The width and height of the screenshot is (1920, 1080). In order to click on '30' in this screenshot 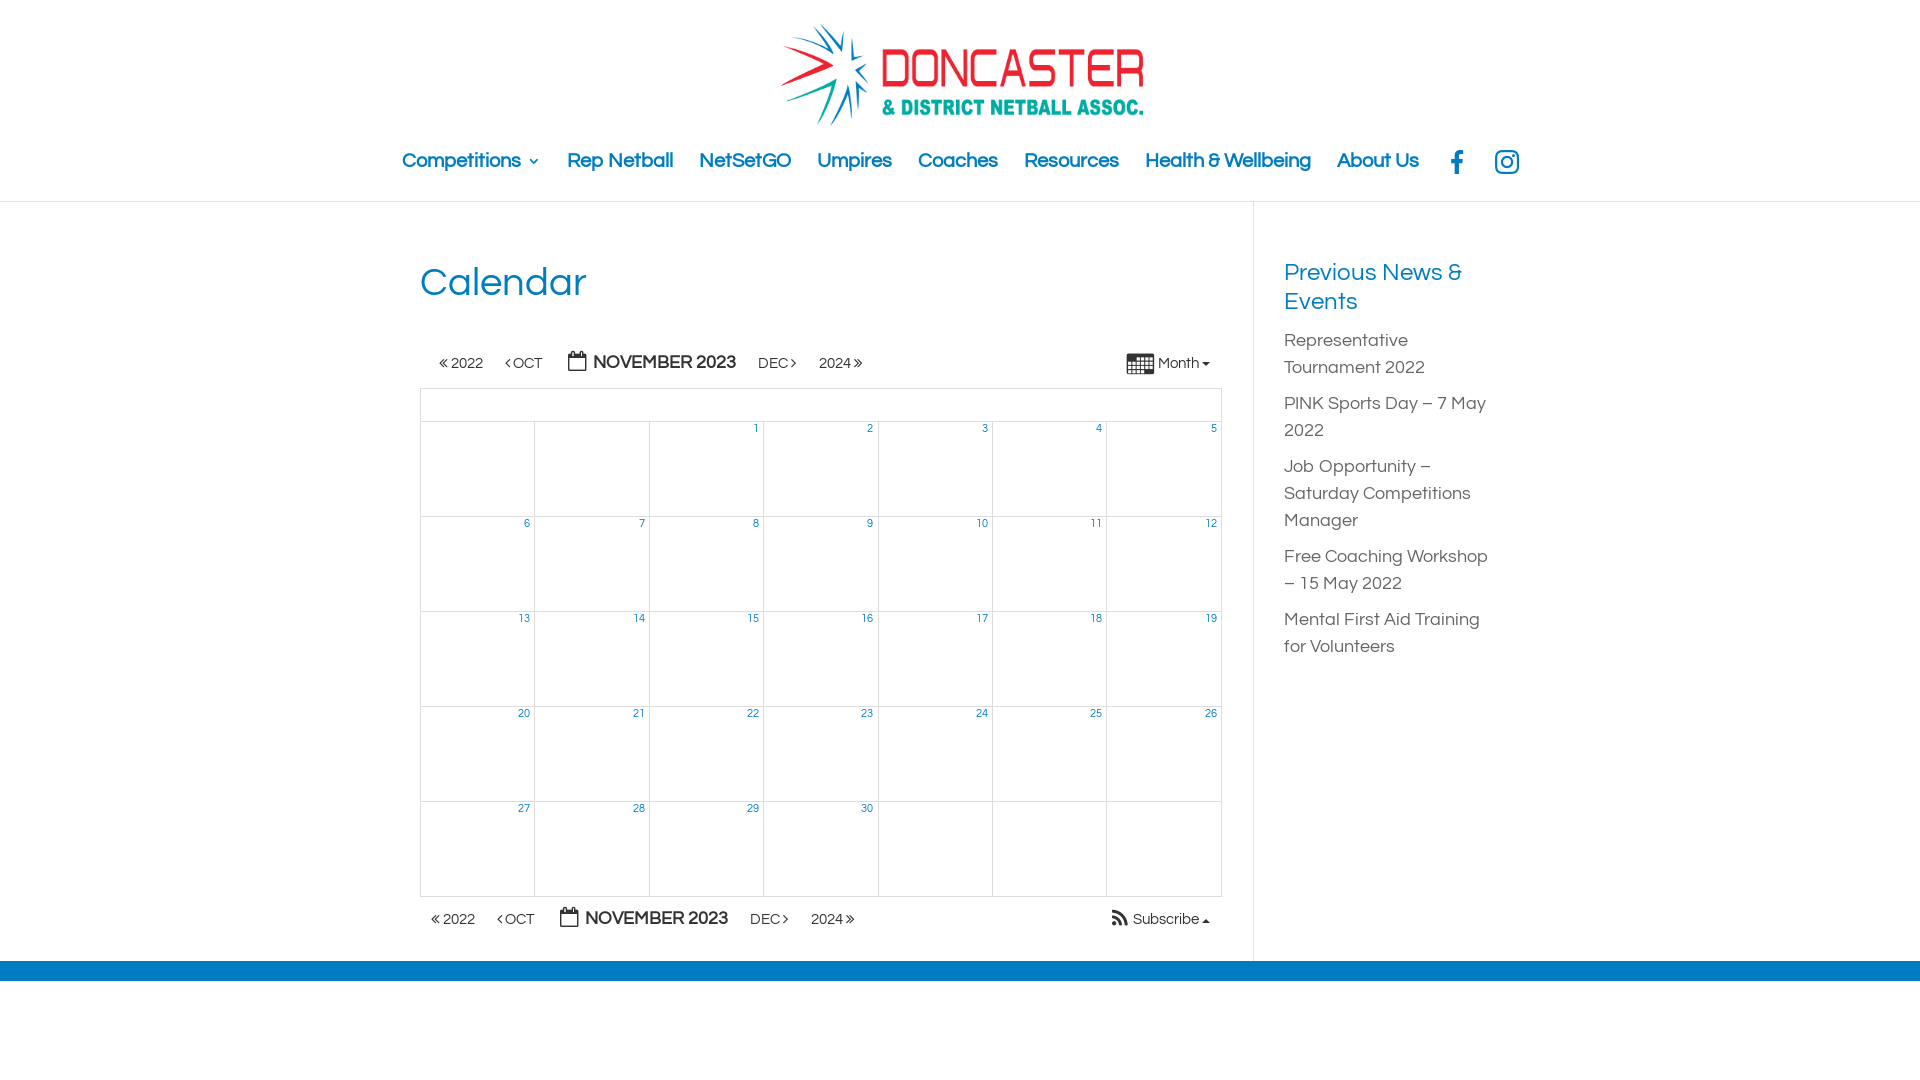, I will do `click(867, 807)`.